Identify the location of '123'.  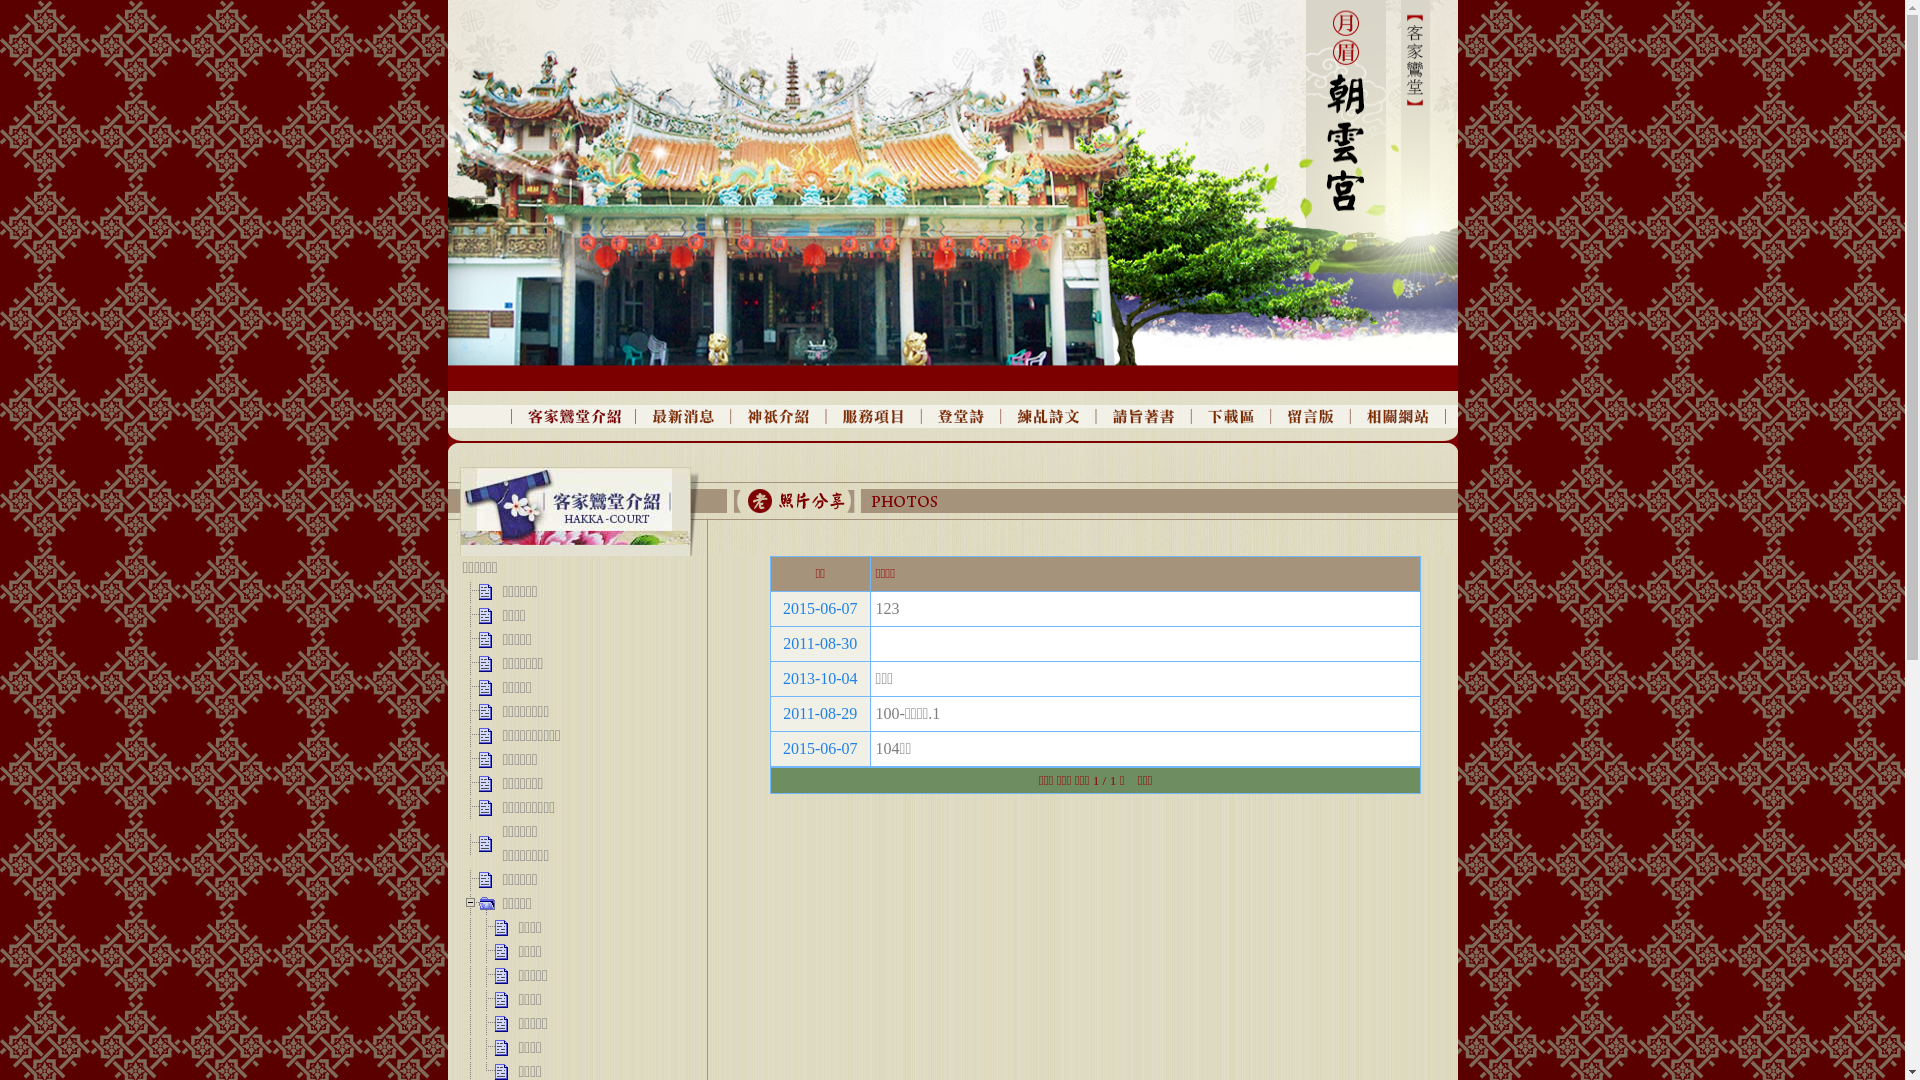
(875, 607).